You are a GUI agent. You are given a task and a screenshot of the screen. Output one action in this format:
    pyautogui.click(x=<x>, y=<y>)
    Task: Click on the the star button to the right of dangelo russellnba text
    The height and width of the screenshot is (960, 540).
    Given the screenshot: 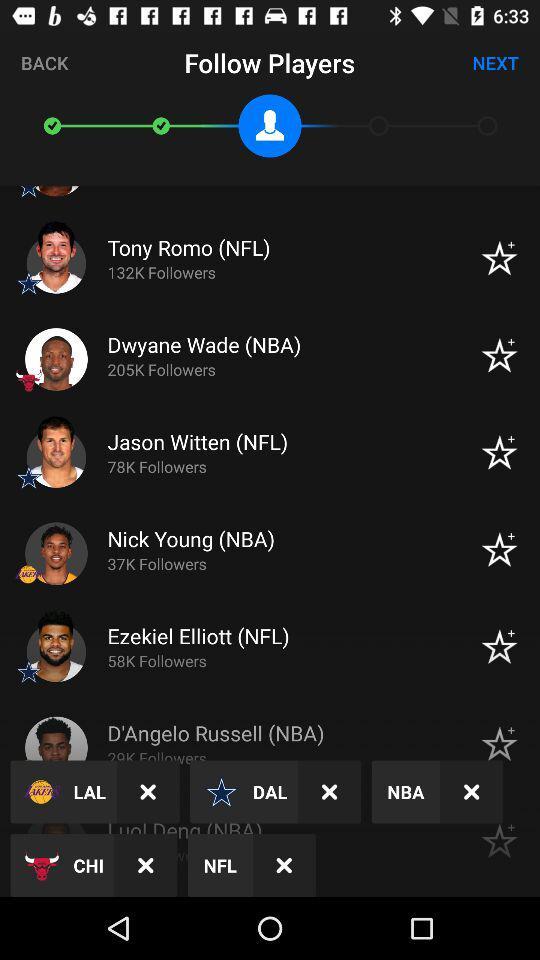 What is the action you would take?
    pyautogui.click(x=498, y=743)
    